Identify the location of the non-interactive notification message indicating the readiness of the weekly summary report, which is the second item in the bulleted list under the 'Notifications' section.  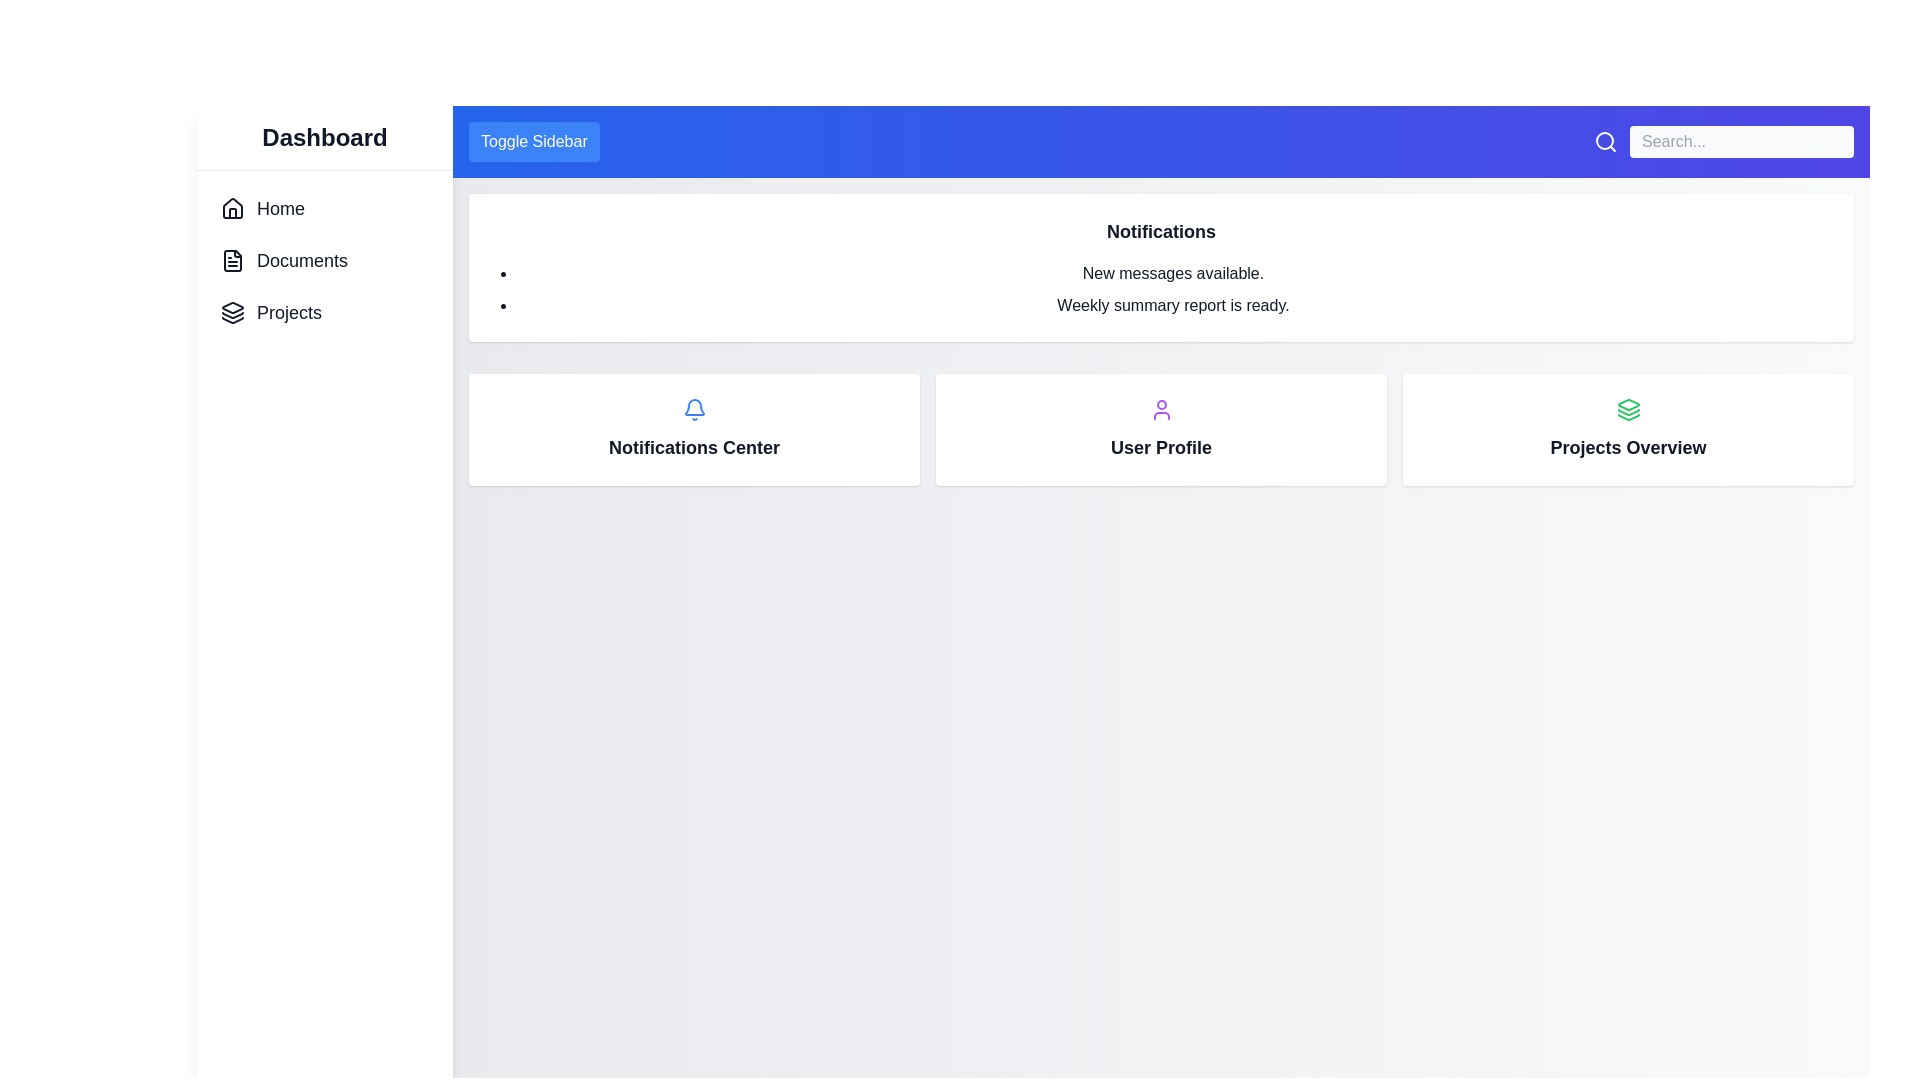
(1173, 305).